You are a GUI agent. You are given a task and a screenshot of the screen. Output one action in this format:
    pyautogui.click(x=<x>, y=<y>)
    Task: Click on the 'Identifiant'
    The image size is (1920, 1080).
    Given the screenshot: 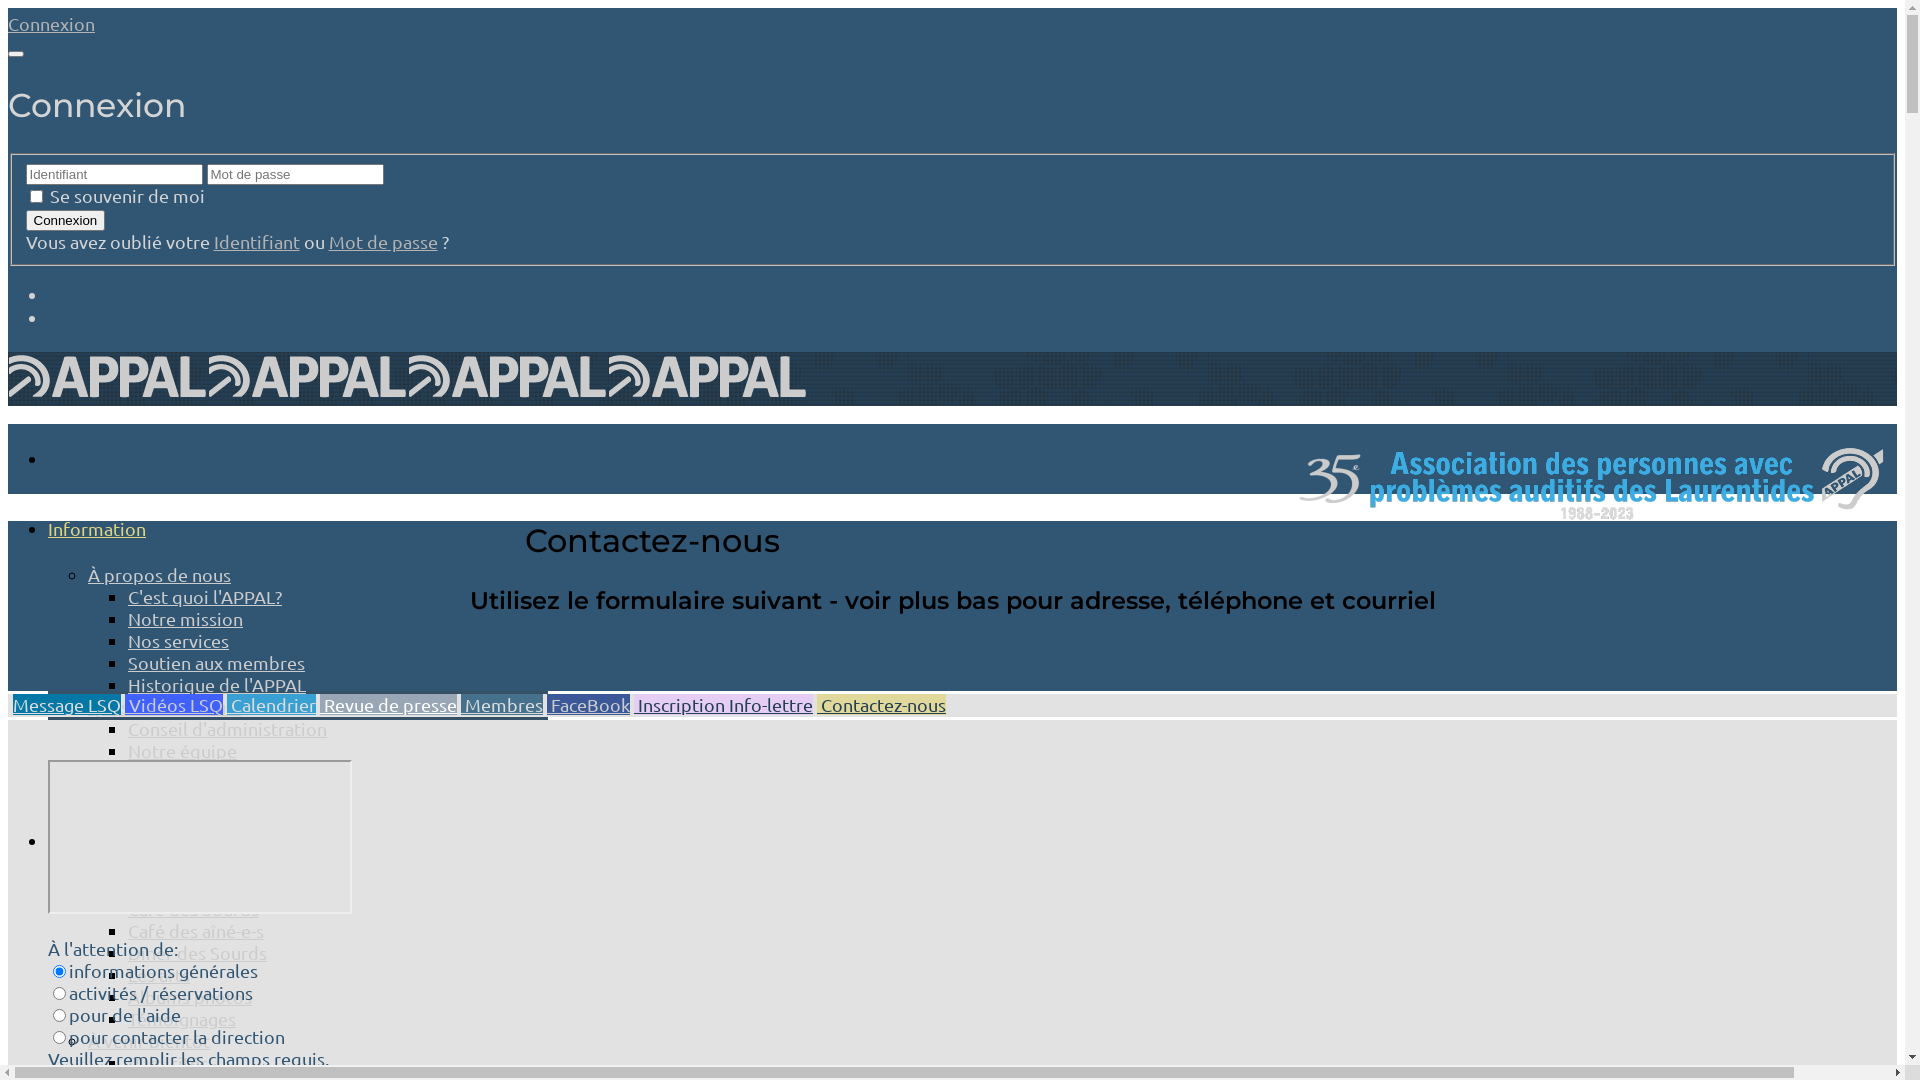 What is the action you would take?
    pyautogui.click(x=256, y=240)
    